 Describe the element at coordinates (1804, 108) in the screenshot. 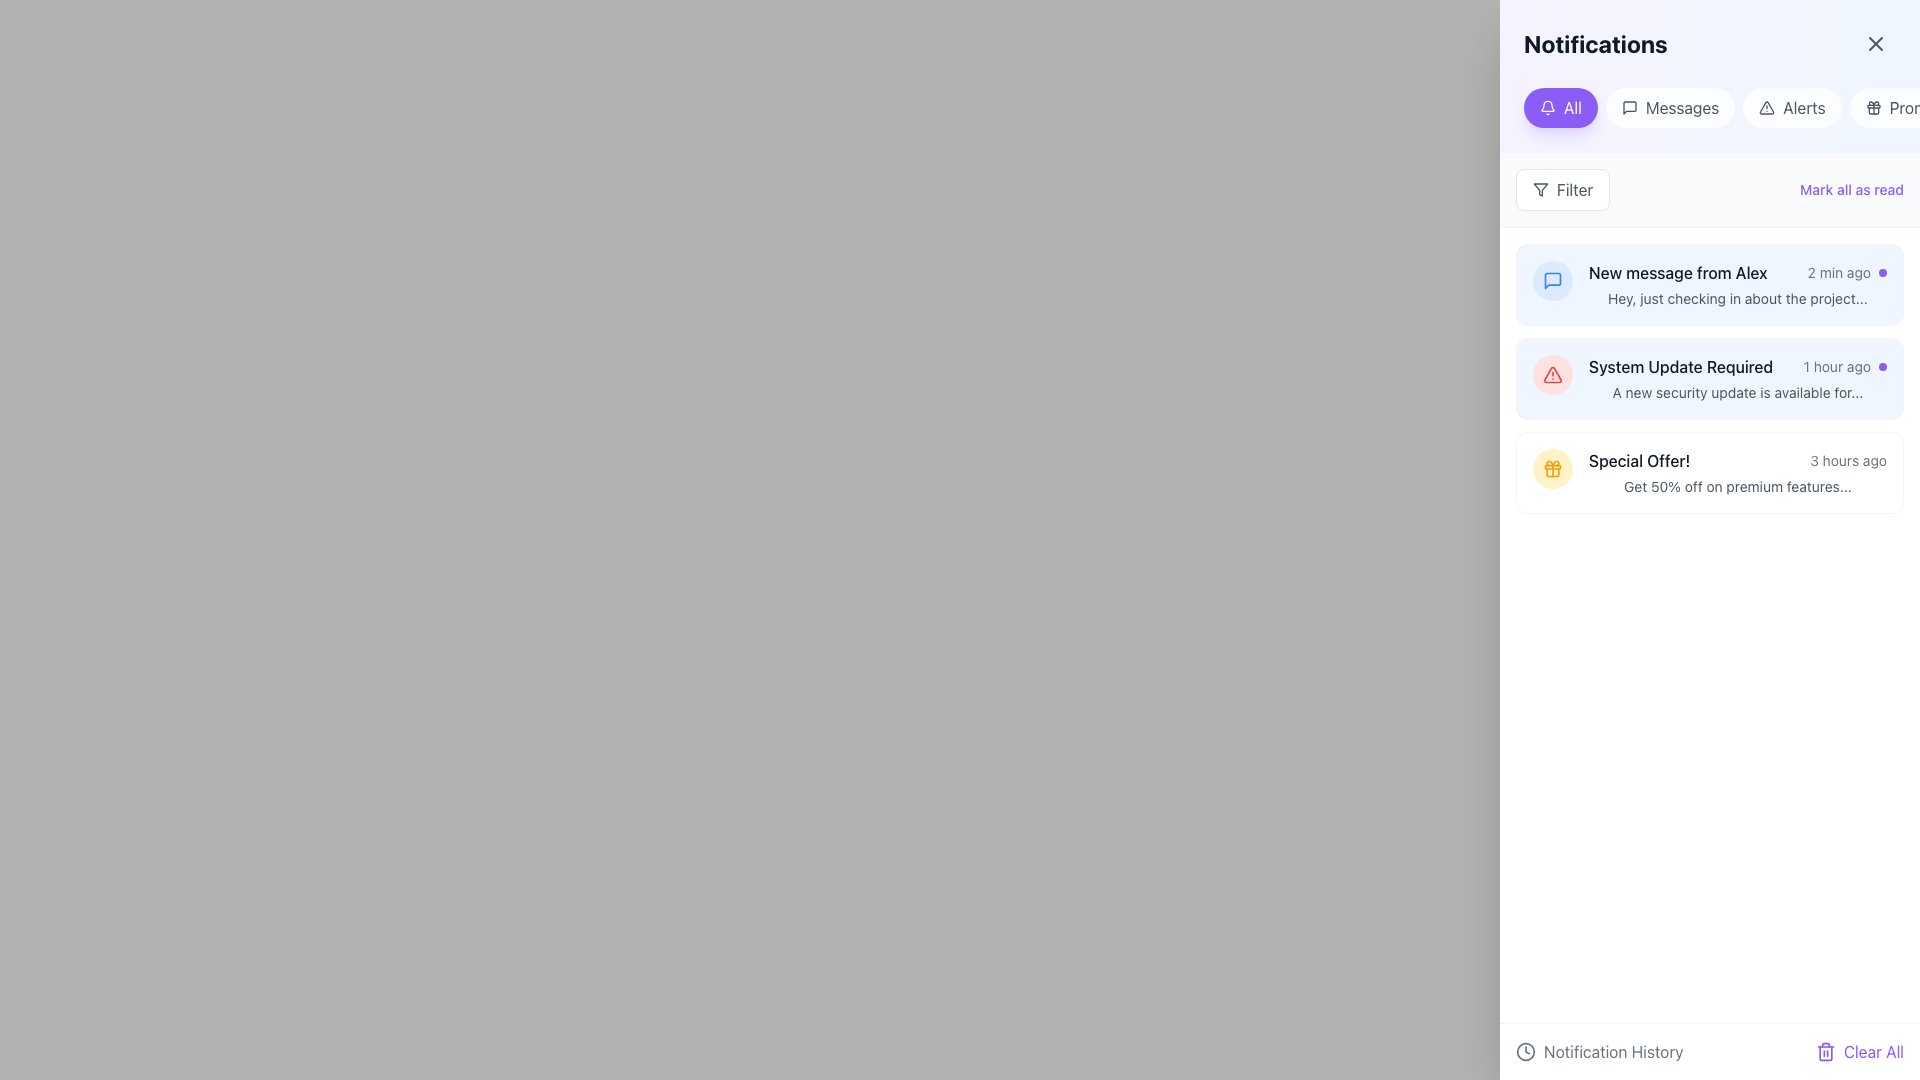

I see `the 'Alerts' button, which displays the text label in medium gray within a rounded white button, located in the top-right of the Notifications panel` at that location.